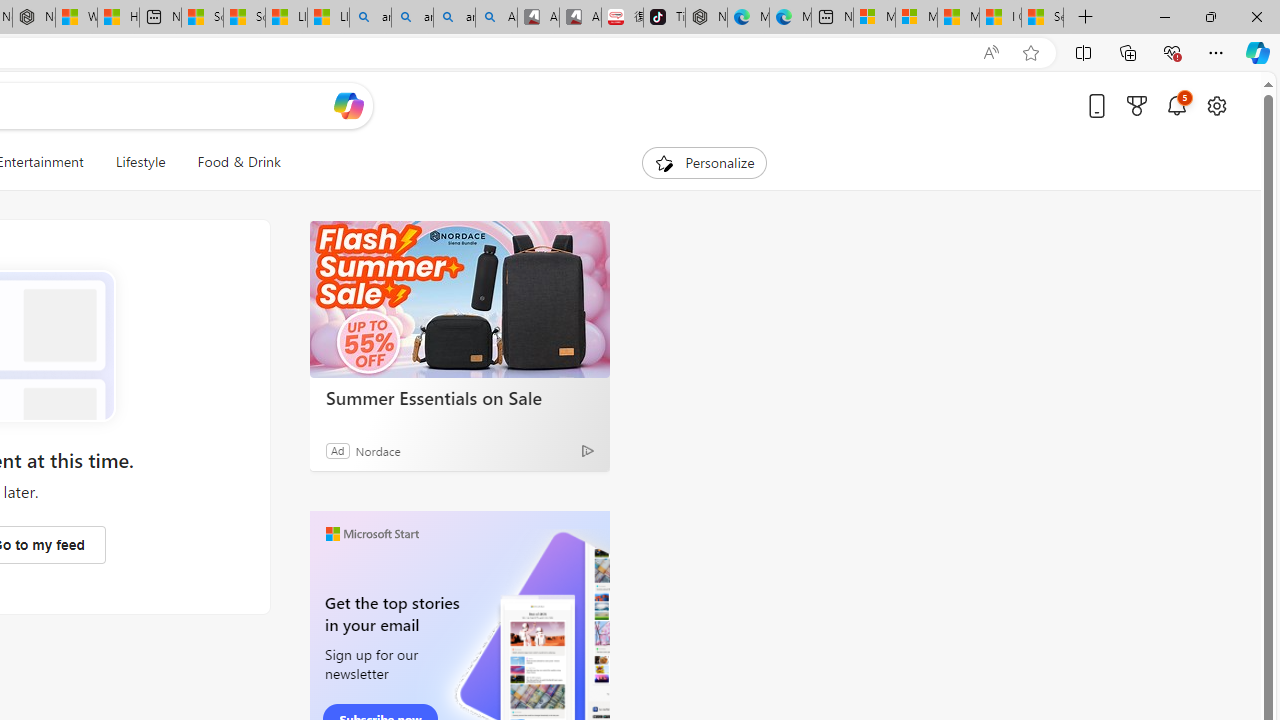  I want to click on 'I Gained 20 Pounds of Muscle in 30 Days! | Watch', so click(1000, 17).